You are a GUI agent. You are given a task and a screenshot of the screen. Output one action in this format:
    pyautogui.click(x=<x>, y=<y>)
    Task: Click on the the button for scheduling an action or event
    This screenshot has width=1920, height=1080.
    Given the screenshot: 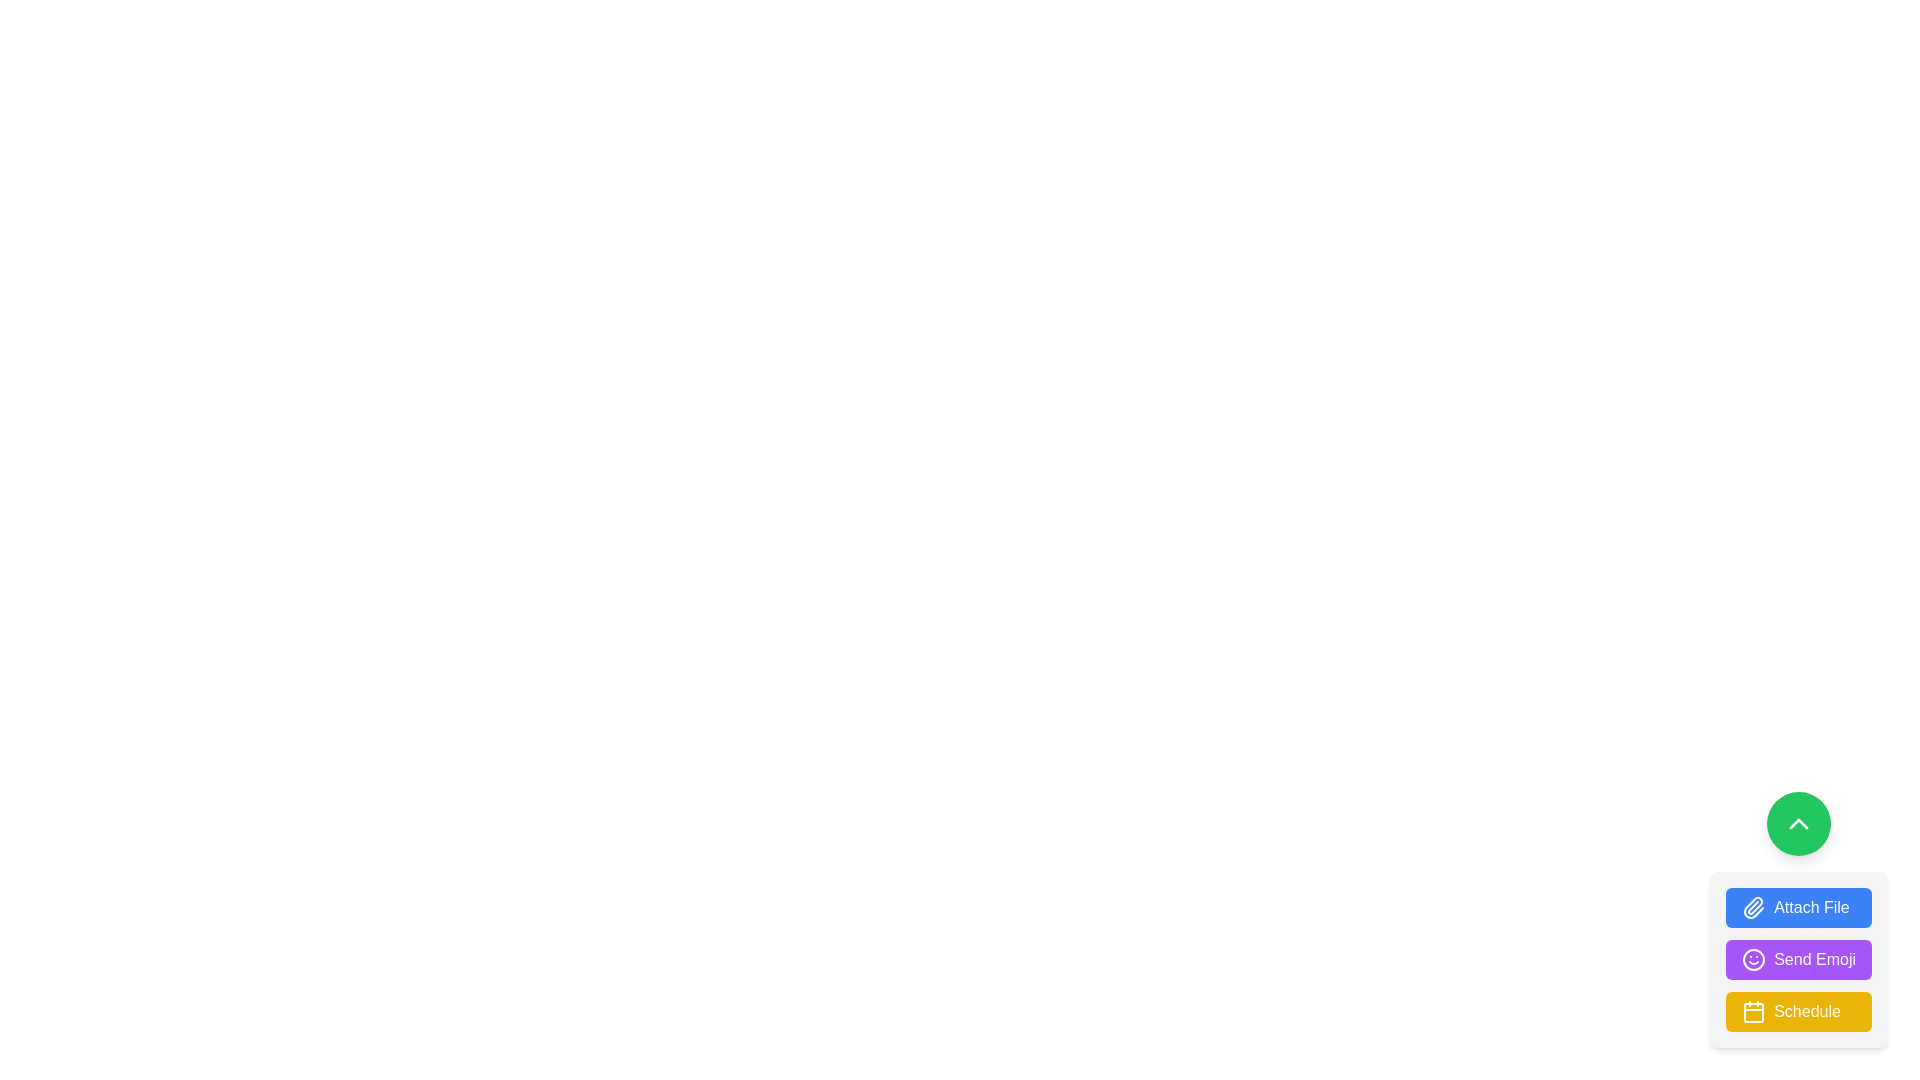 What is the action you would take?
    pyautogui.click(x=1799, y=1011)
    